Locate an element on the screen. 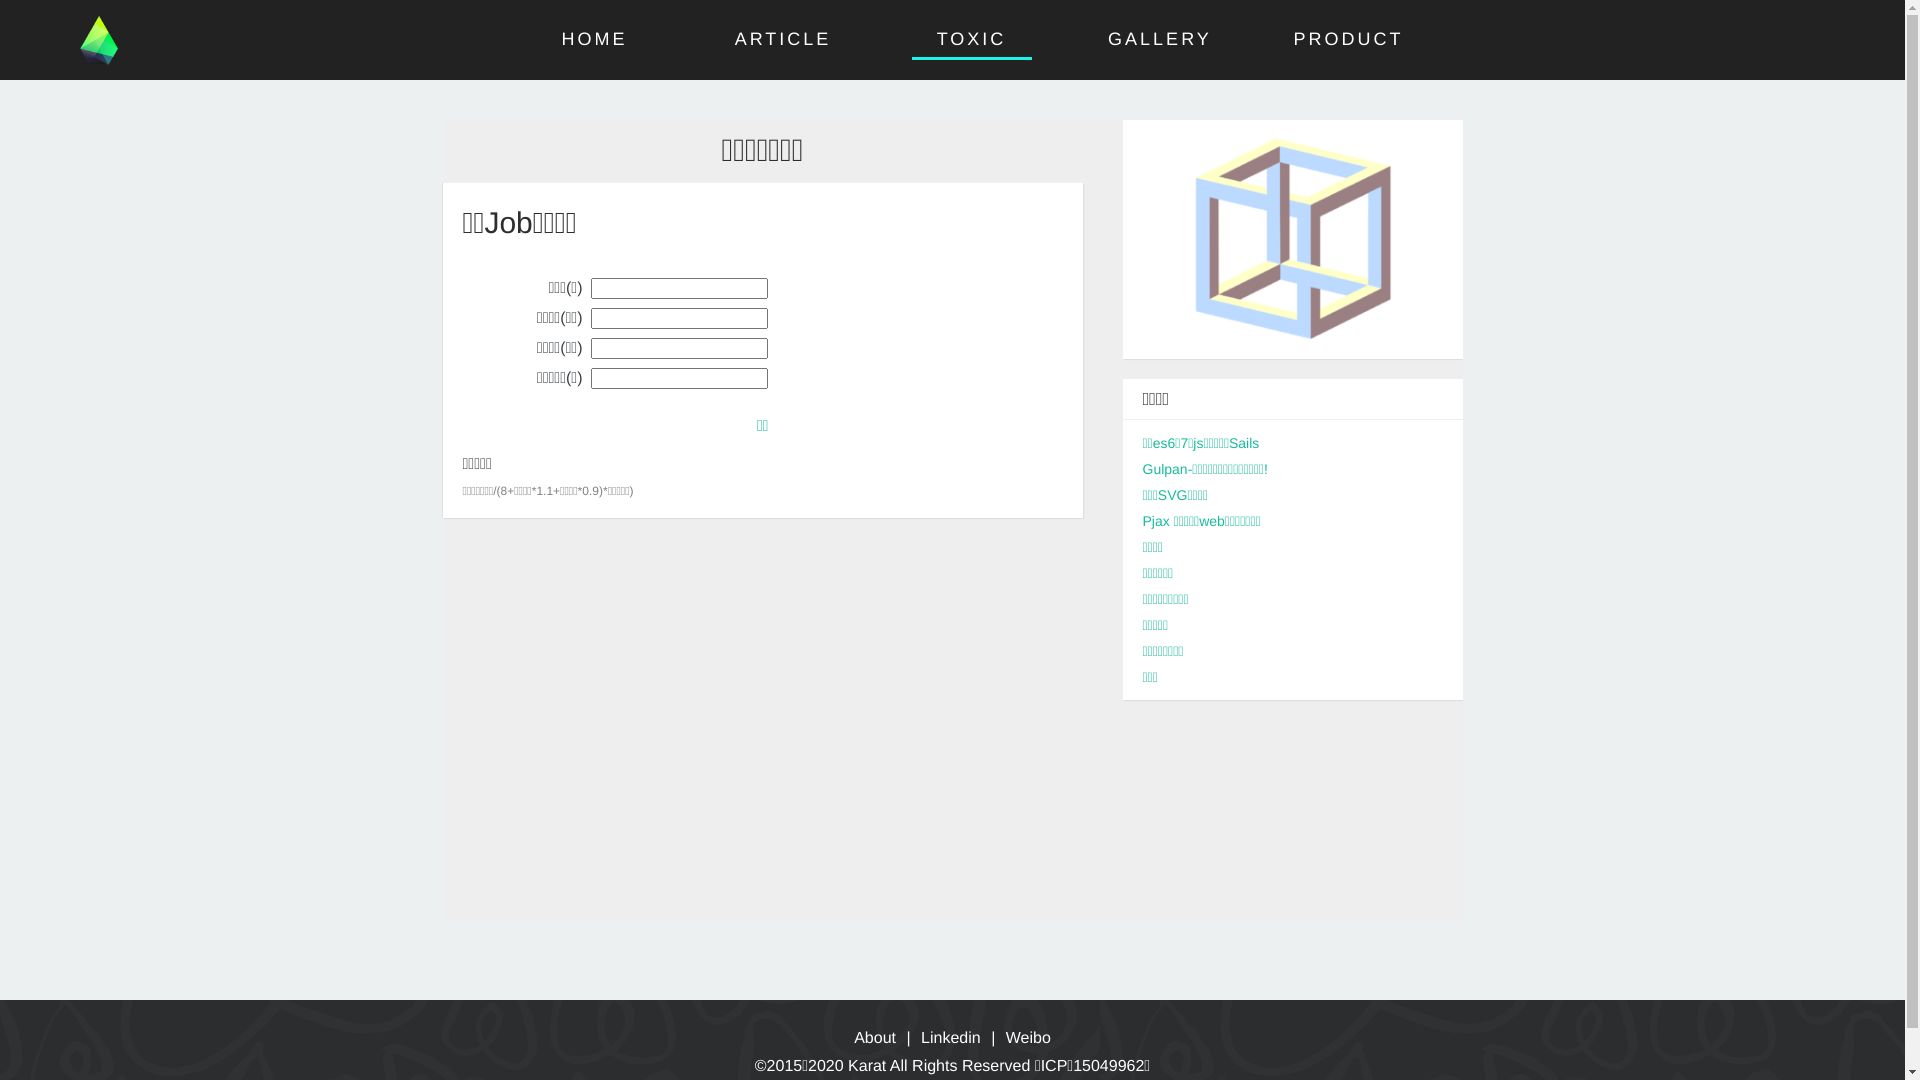  'About' is located at coordinates (854, 1037).